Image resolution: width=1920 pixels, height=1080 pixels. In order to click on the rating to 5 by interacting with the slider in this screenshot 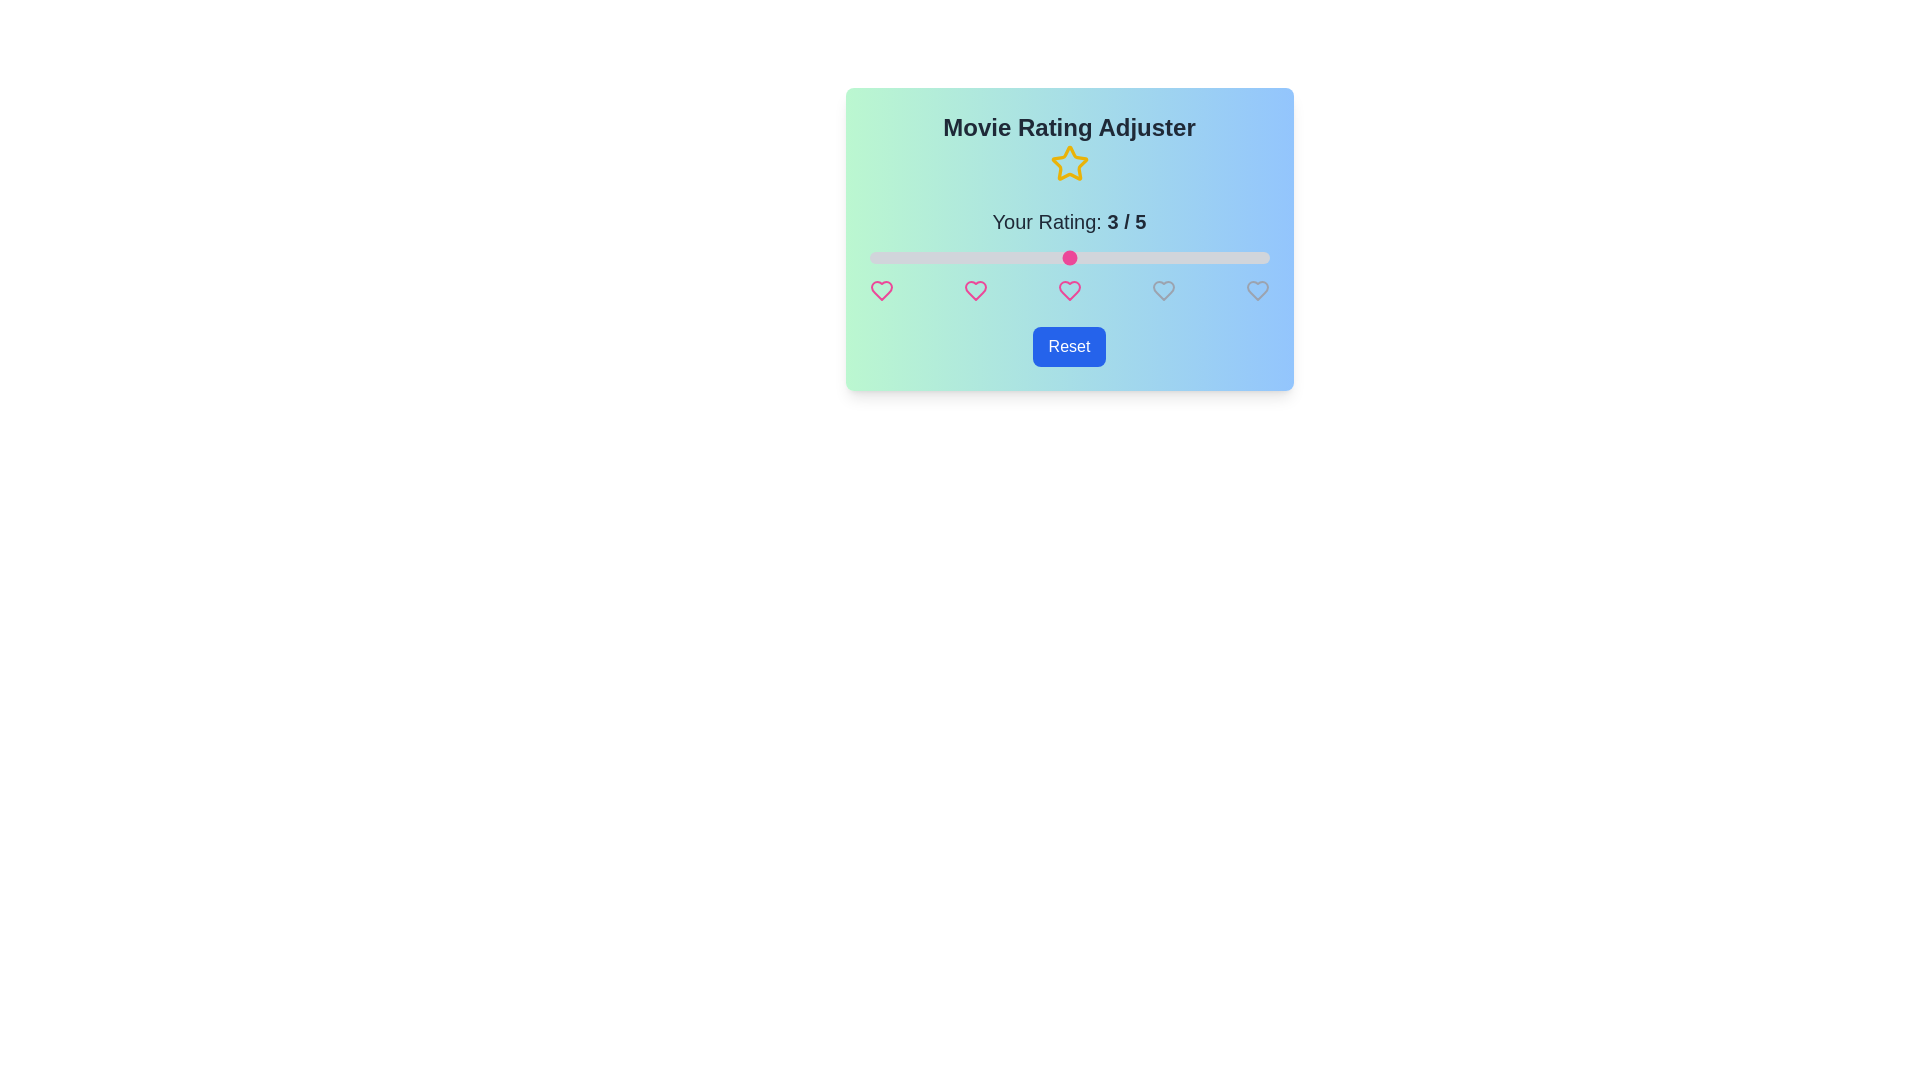, I will do `click(1268, 257)`.